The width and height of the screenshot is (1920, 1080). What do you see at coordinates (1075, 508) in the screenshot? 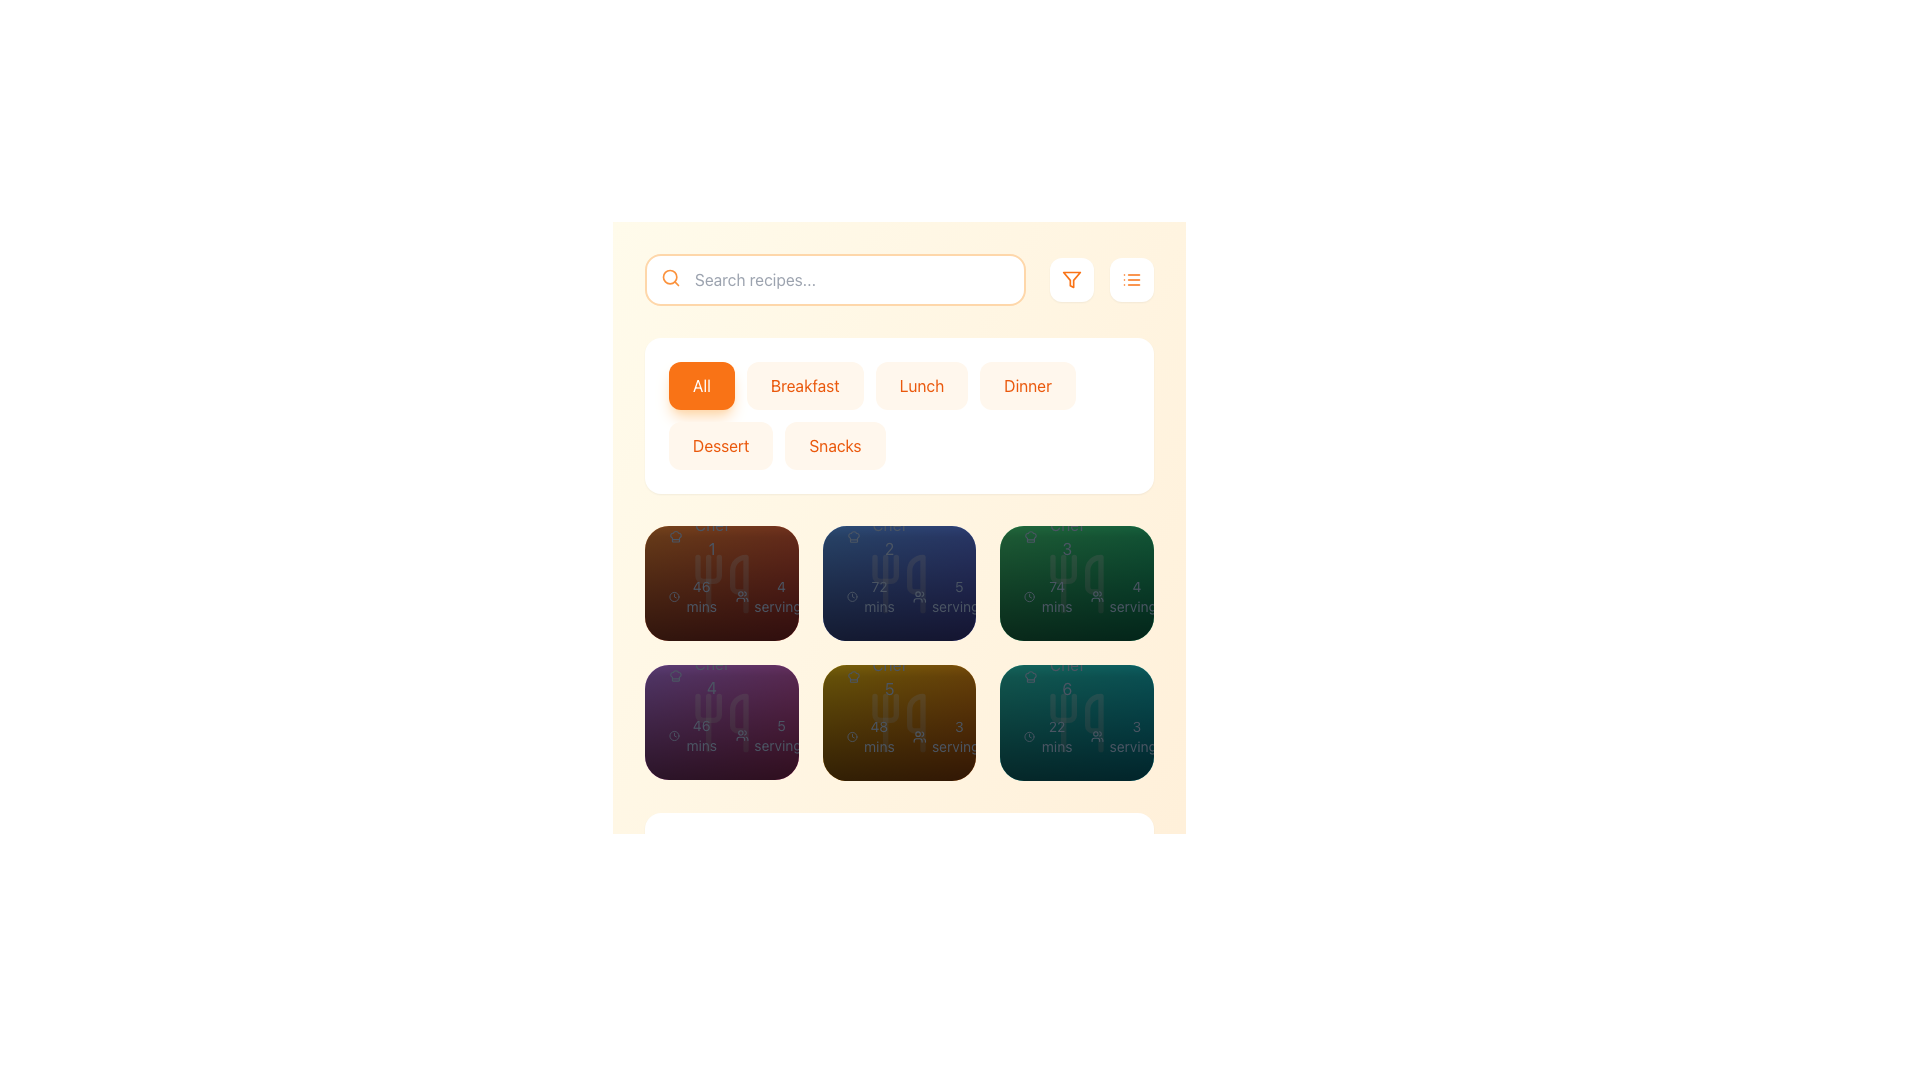
I see `the recipe summary block that displays the name and author of the recipe, located in the center of the interface as the first block in the second row of the recipe grid` at bounding box center [1075, 508].